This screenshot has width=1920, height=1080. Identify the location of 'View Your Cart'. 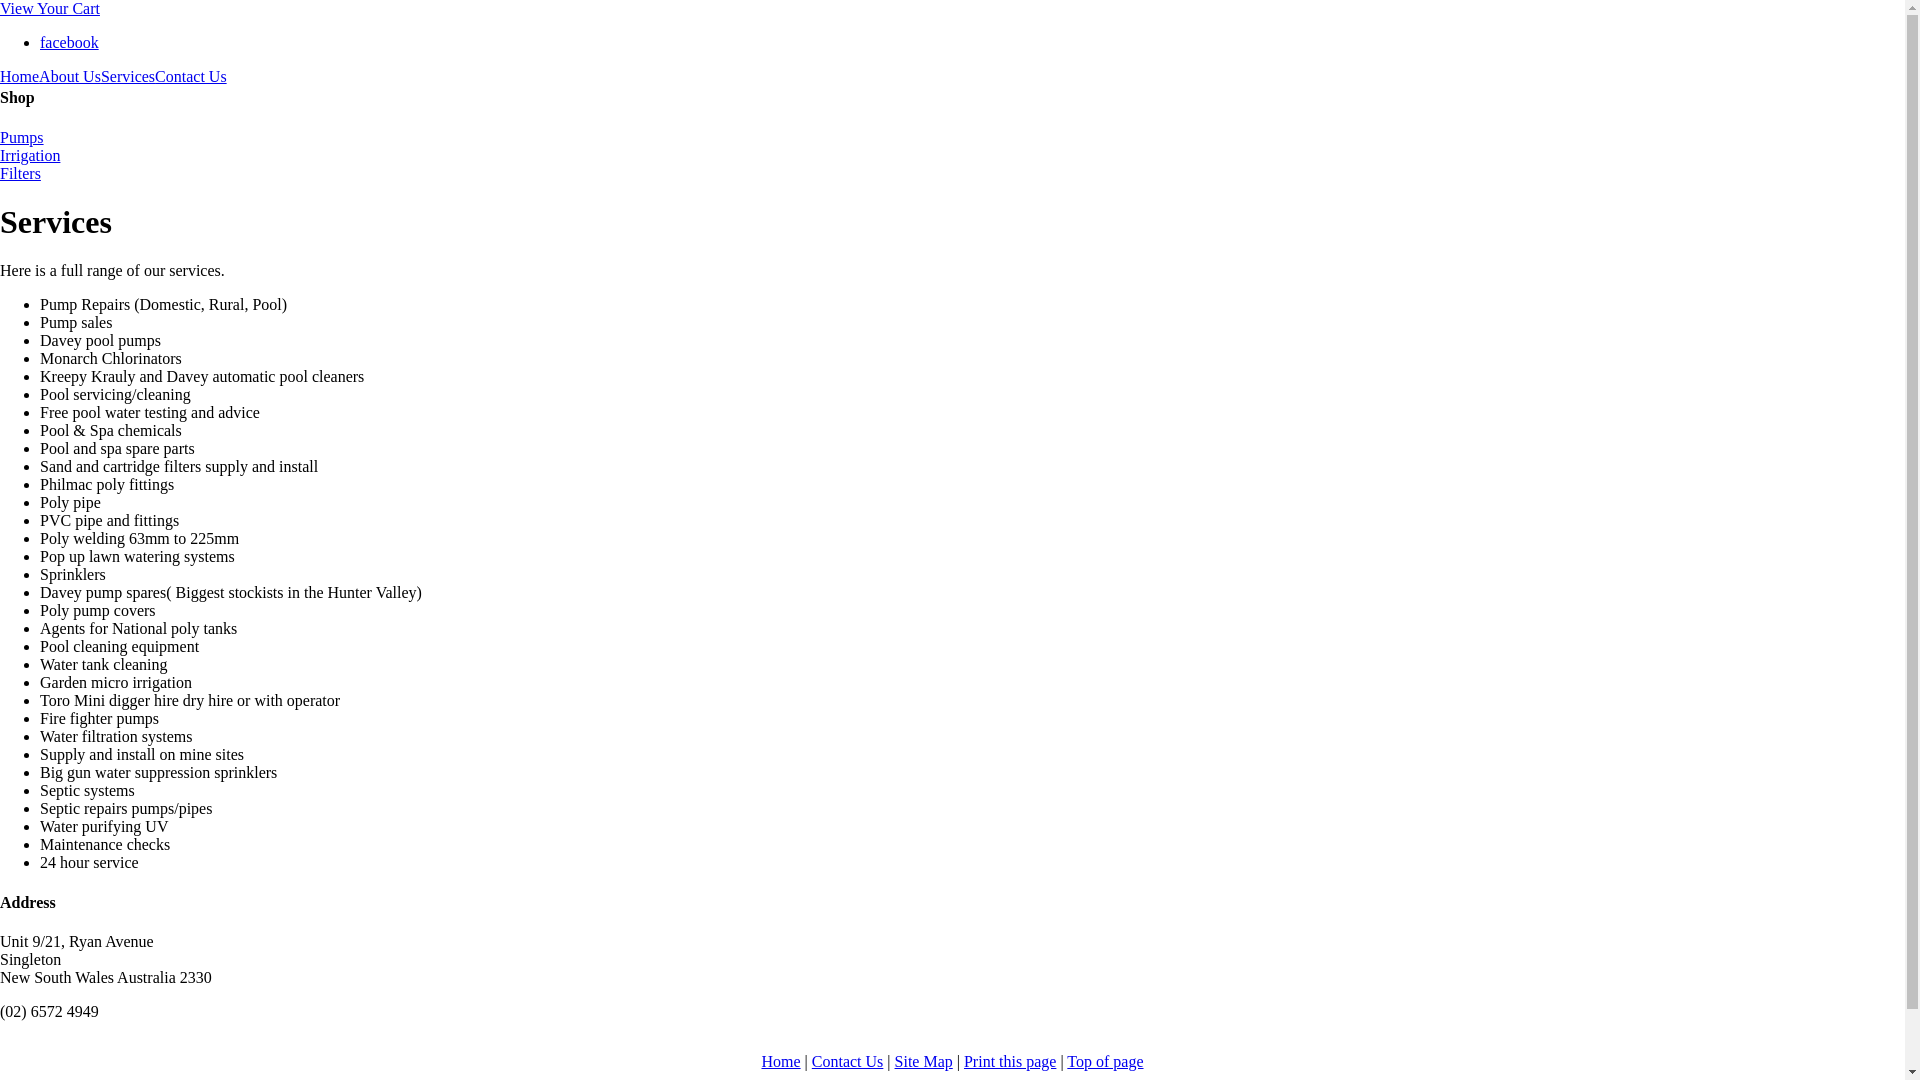
(49, 8).